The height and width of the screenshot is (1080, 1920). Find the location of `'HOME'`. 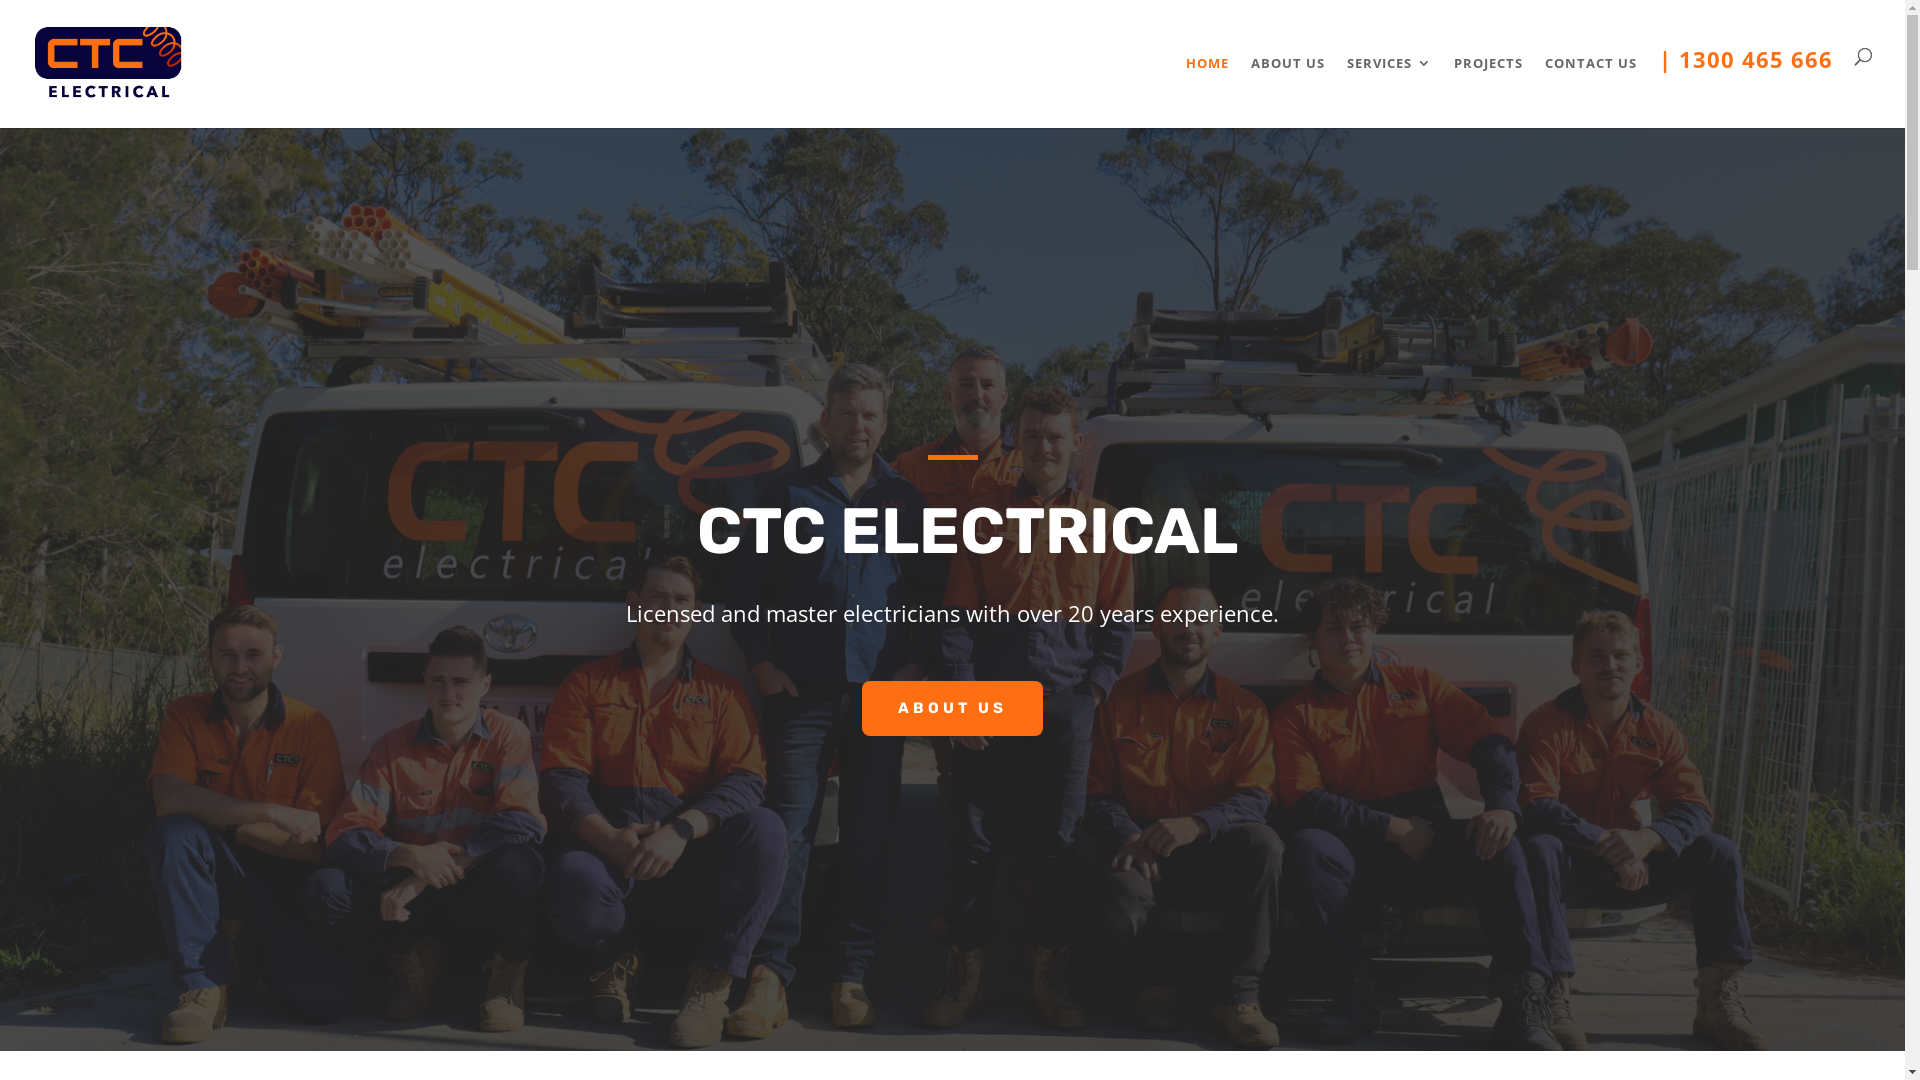

'HOME' is located at coordinates (1206, 86).